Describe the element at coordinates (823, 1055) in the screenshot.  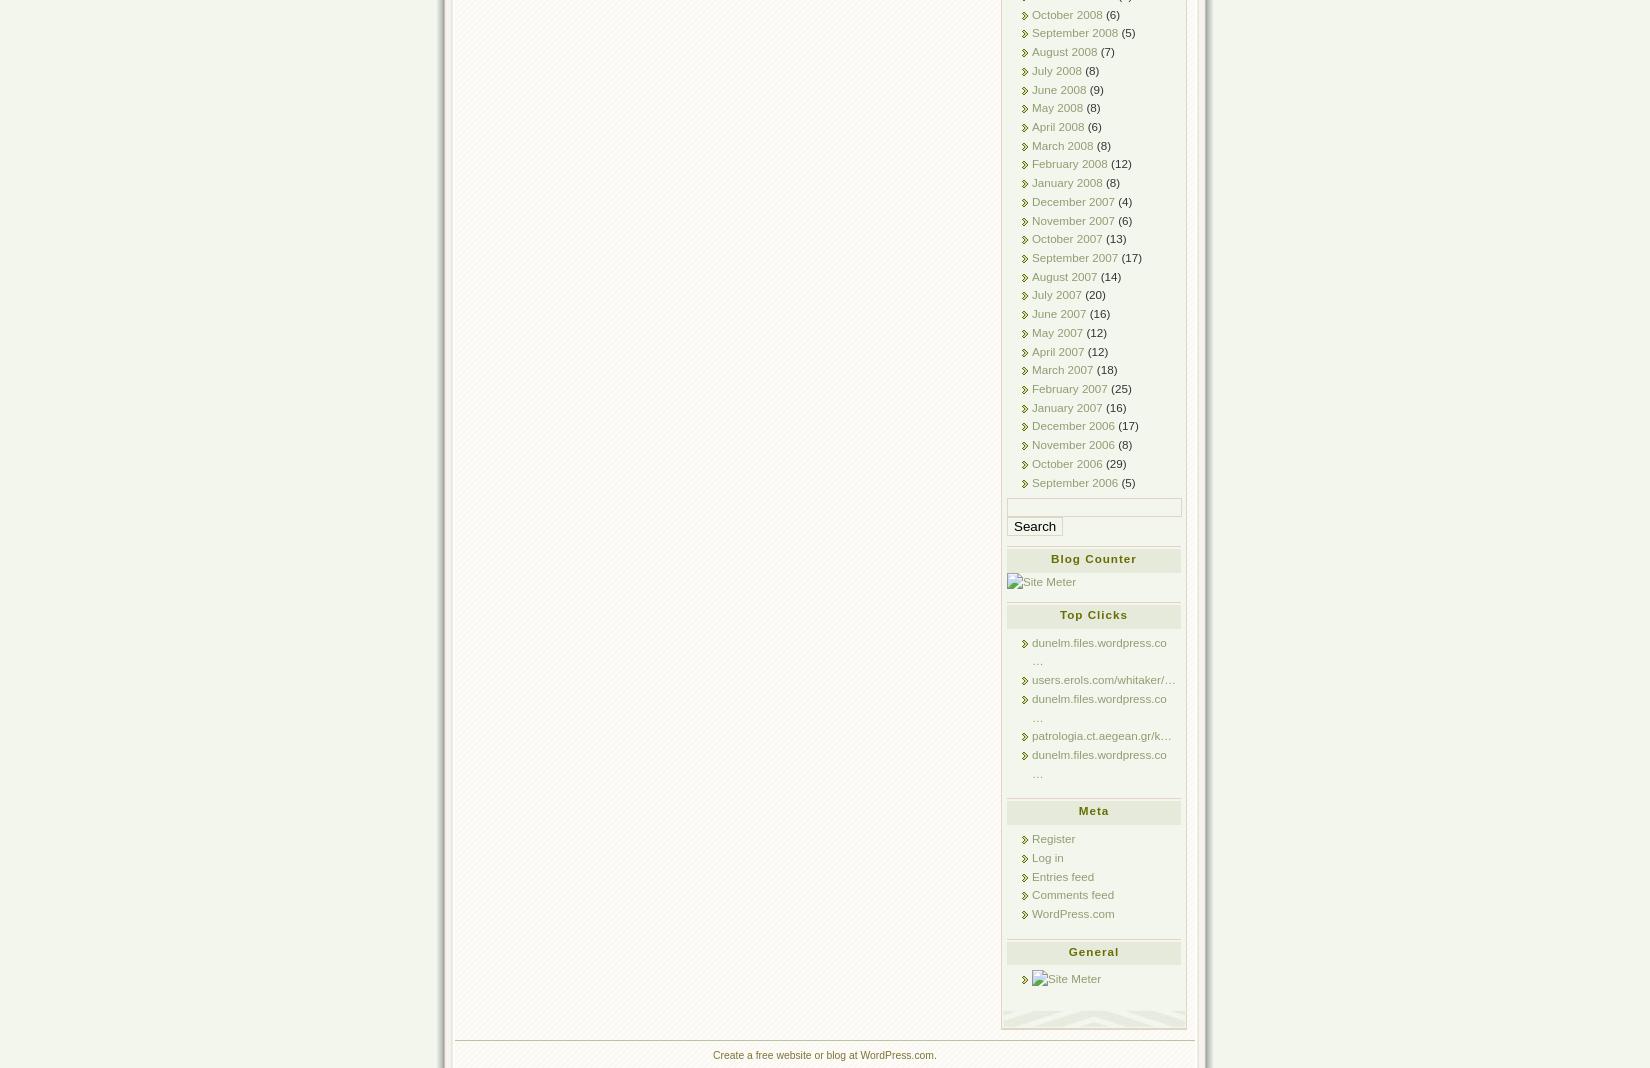
I see `'Create a free website or blog at WordPress.com.'` at that location.